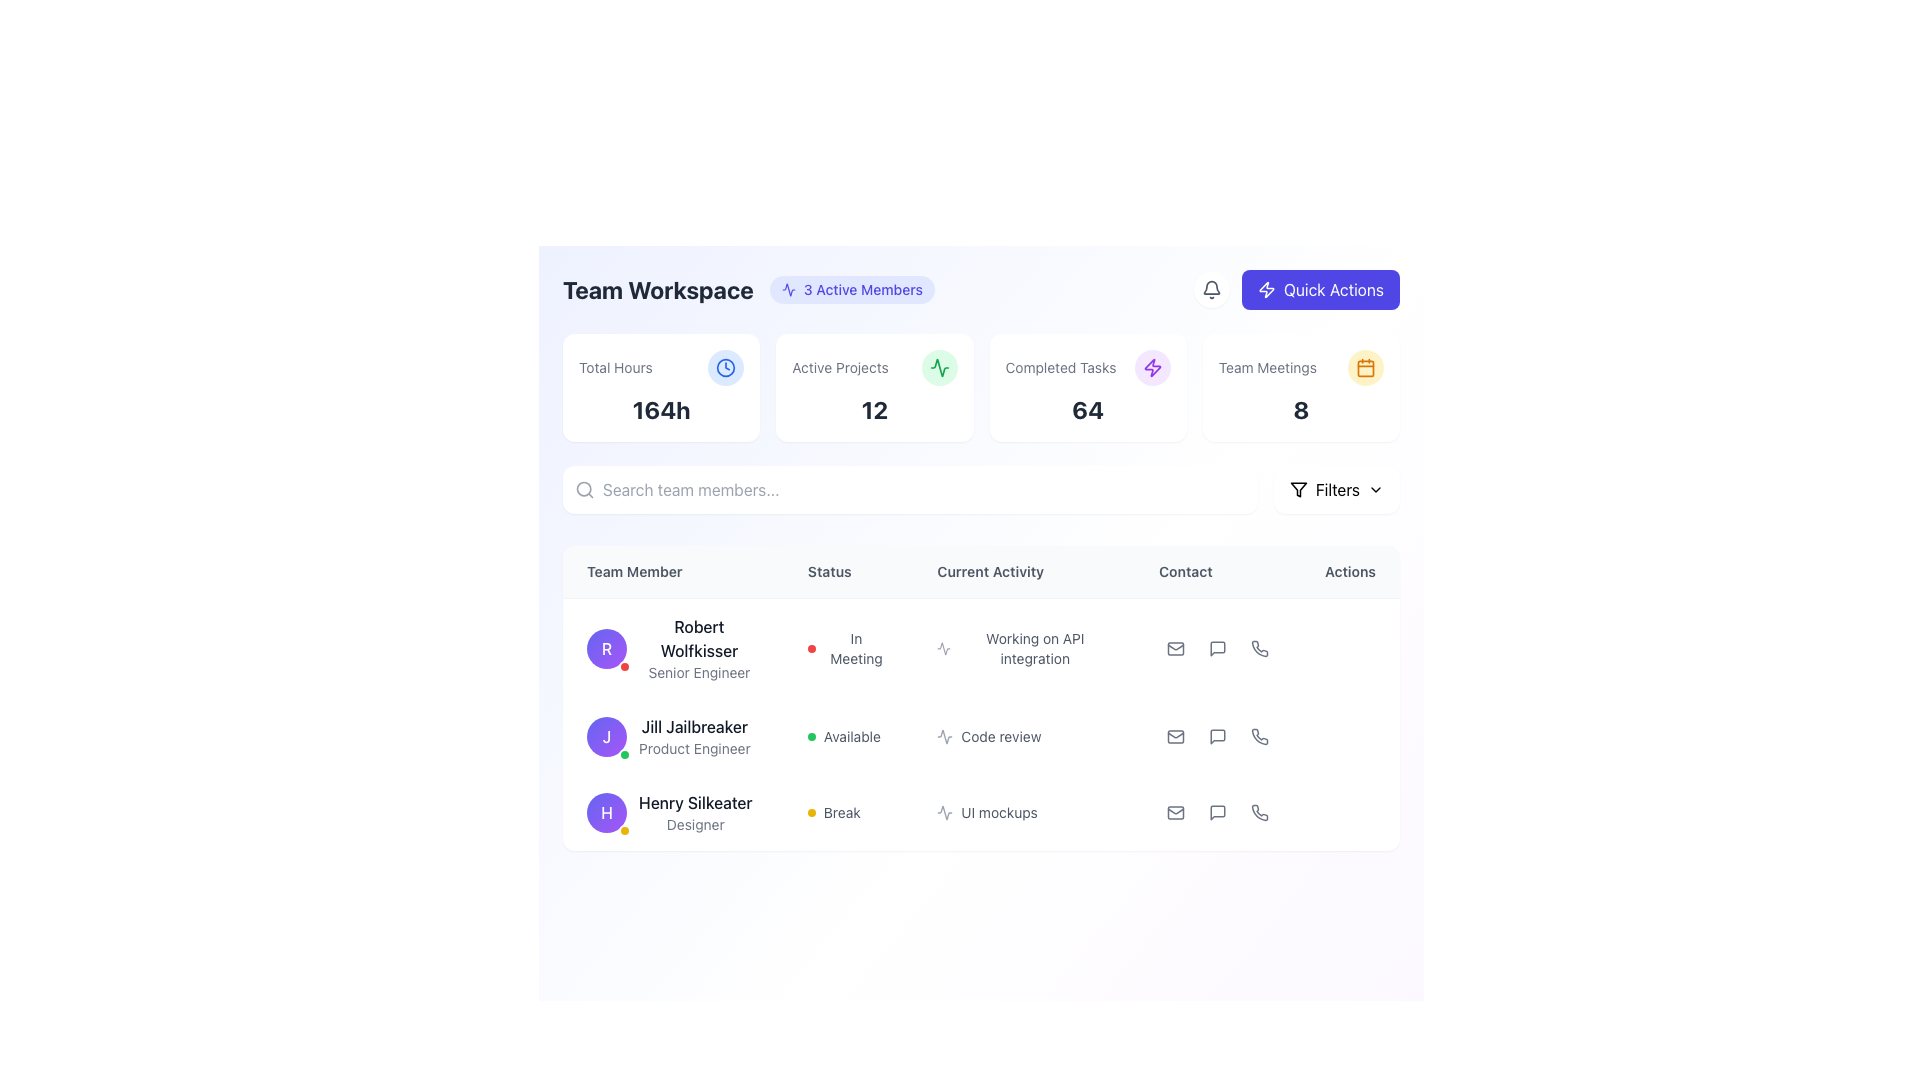  I want to click on the speech bubble icon in the 'Actions' column of the first row of the team member table, so click(1217, 648).